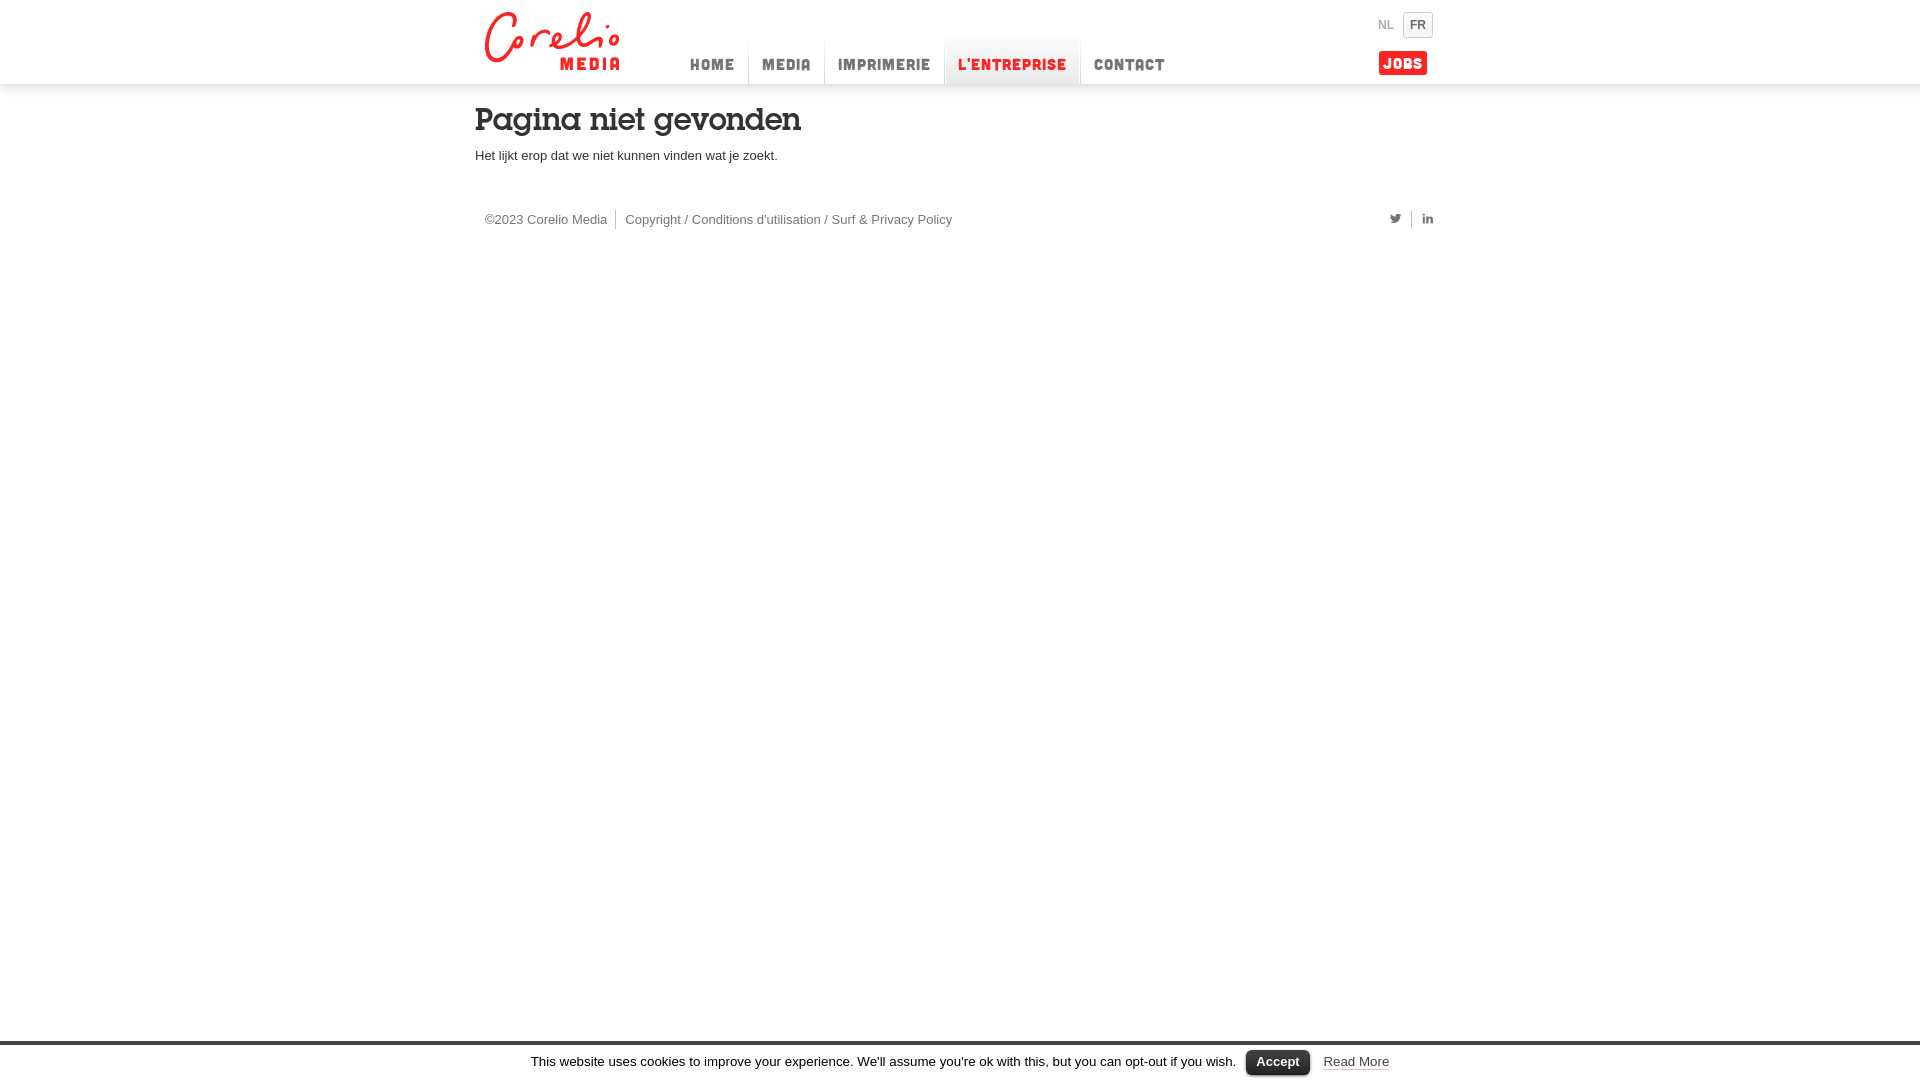  Describe the element at coordinates (1401, 61) in the screenshot. I see `'JOBS'` at that location.